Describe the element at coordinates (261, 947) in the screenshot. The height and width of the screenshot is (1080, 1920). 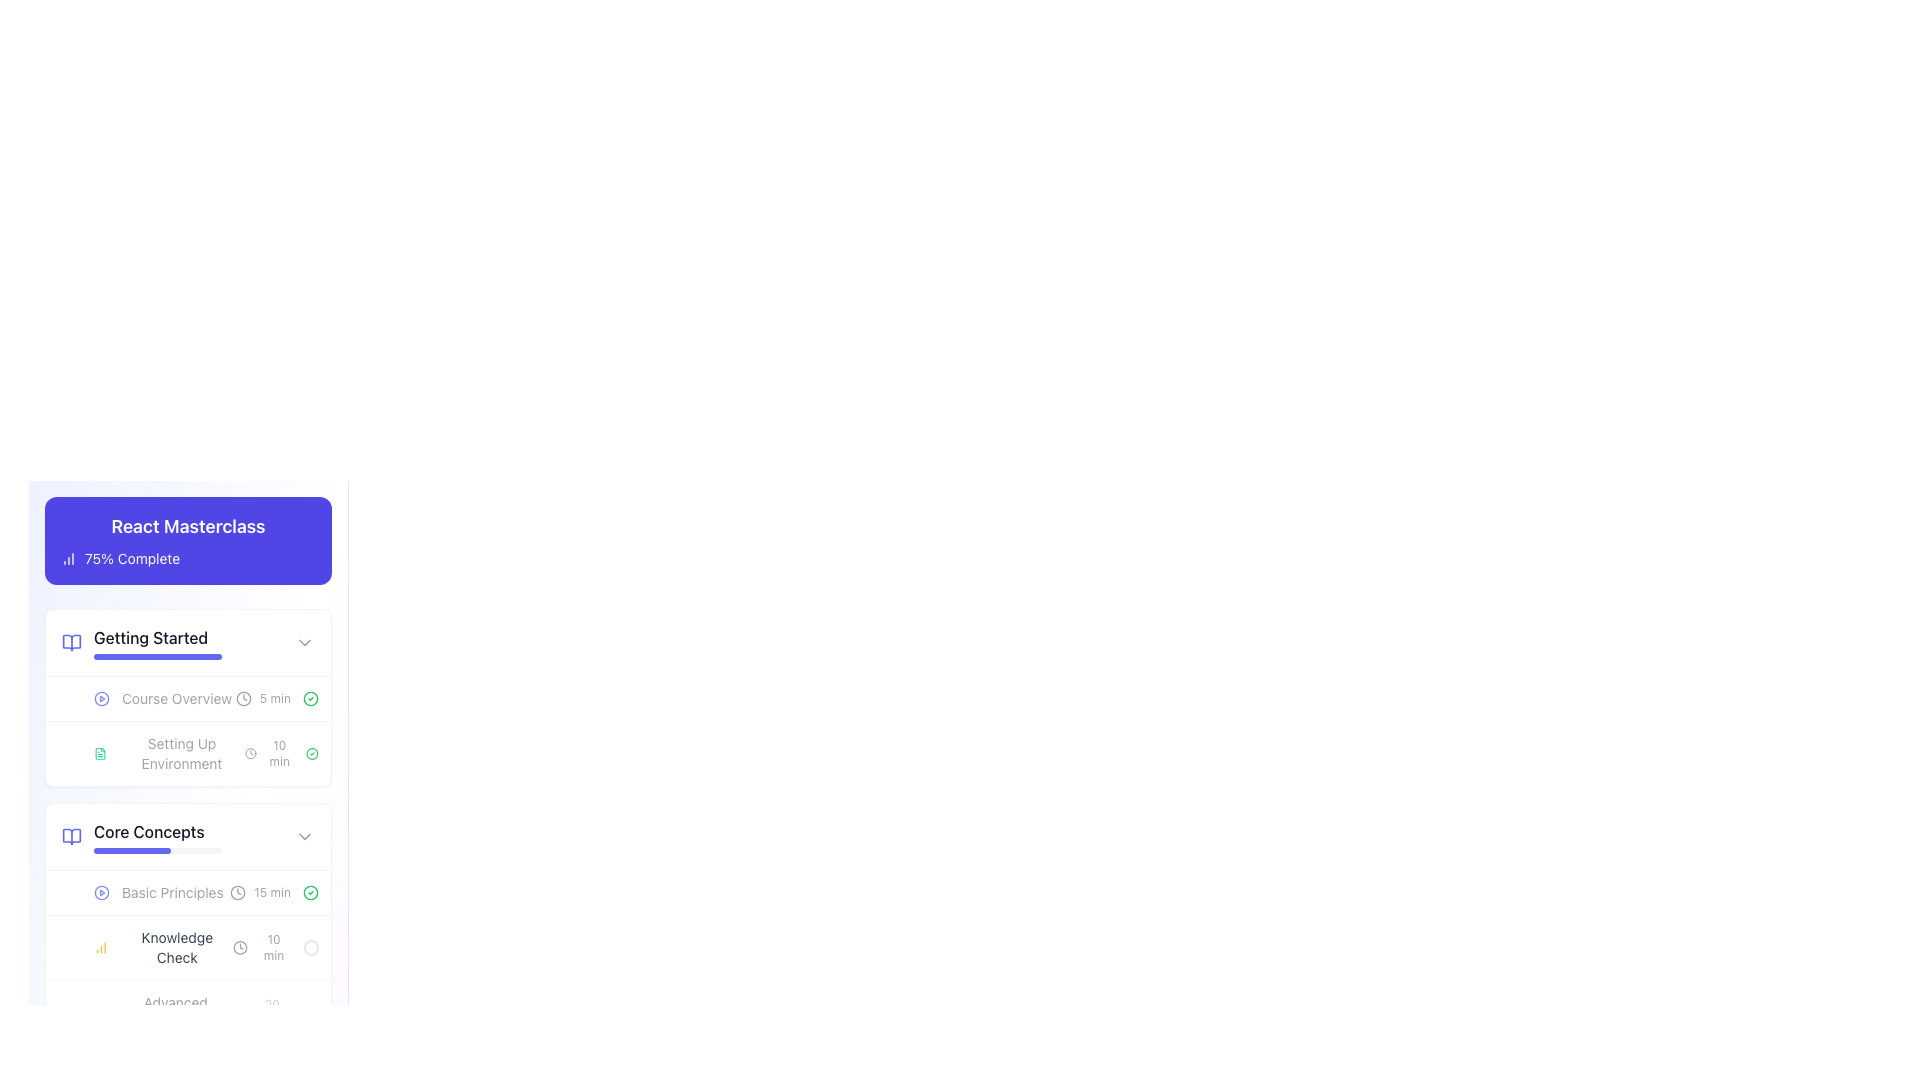
I see `the label element that displays a clock icon and the text '10 min', located within the 'Knowledge Check' section under 'Core Concepts'` at that location.